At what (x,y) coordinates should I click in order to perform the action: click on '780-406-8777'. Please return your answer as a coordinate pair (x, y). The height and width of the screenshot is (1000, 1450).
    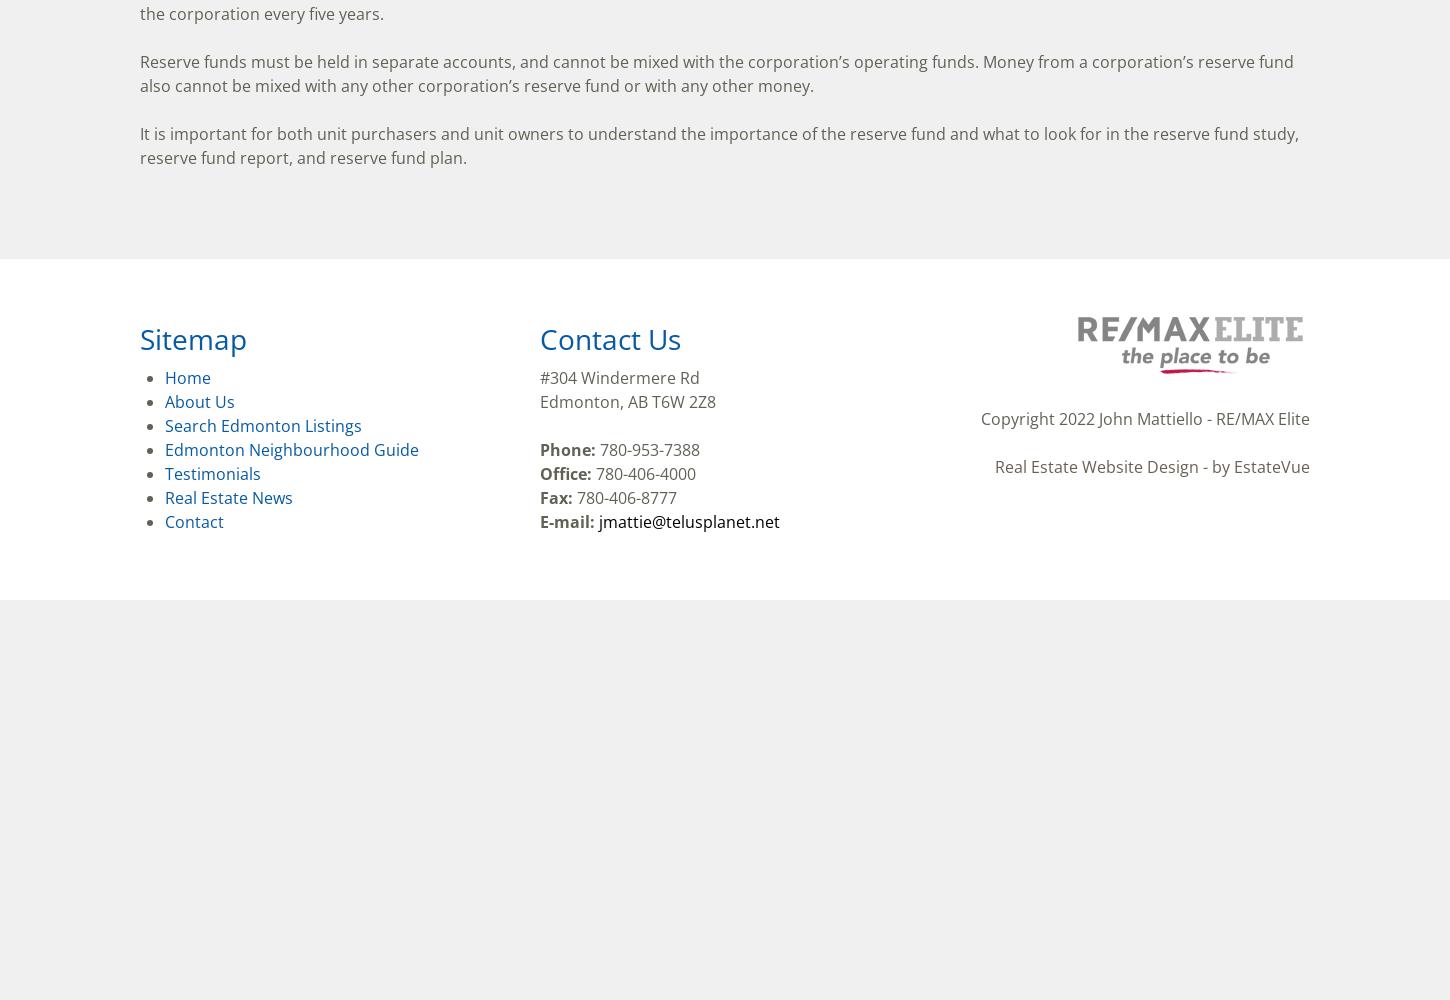
    Looking at the image, I should click on (623, 497).